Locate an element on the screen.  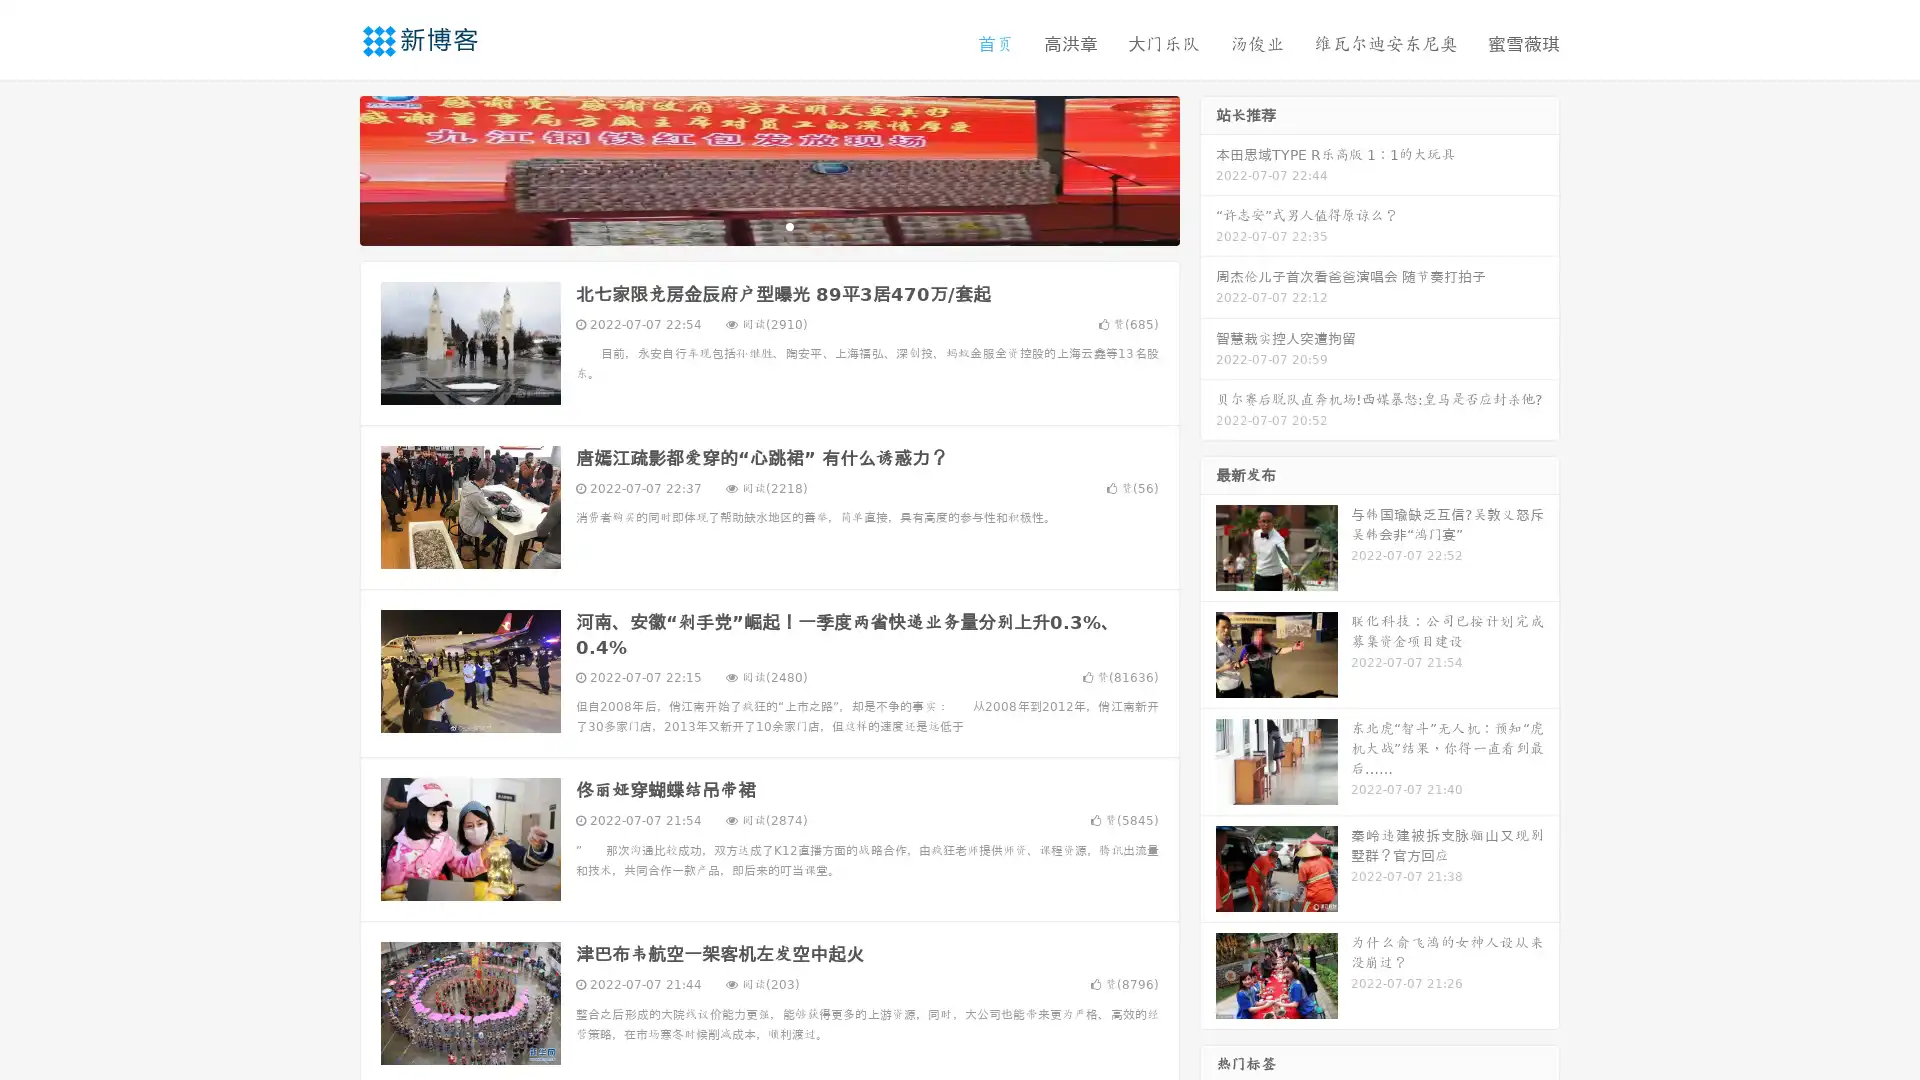
Next slide is located at coordinates (1208, 168).